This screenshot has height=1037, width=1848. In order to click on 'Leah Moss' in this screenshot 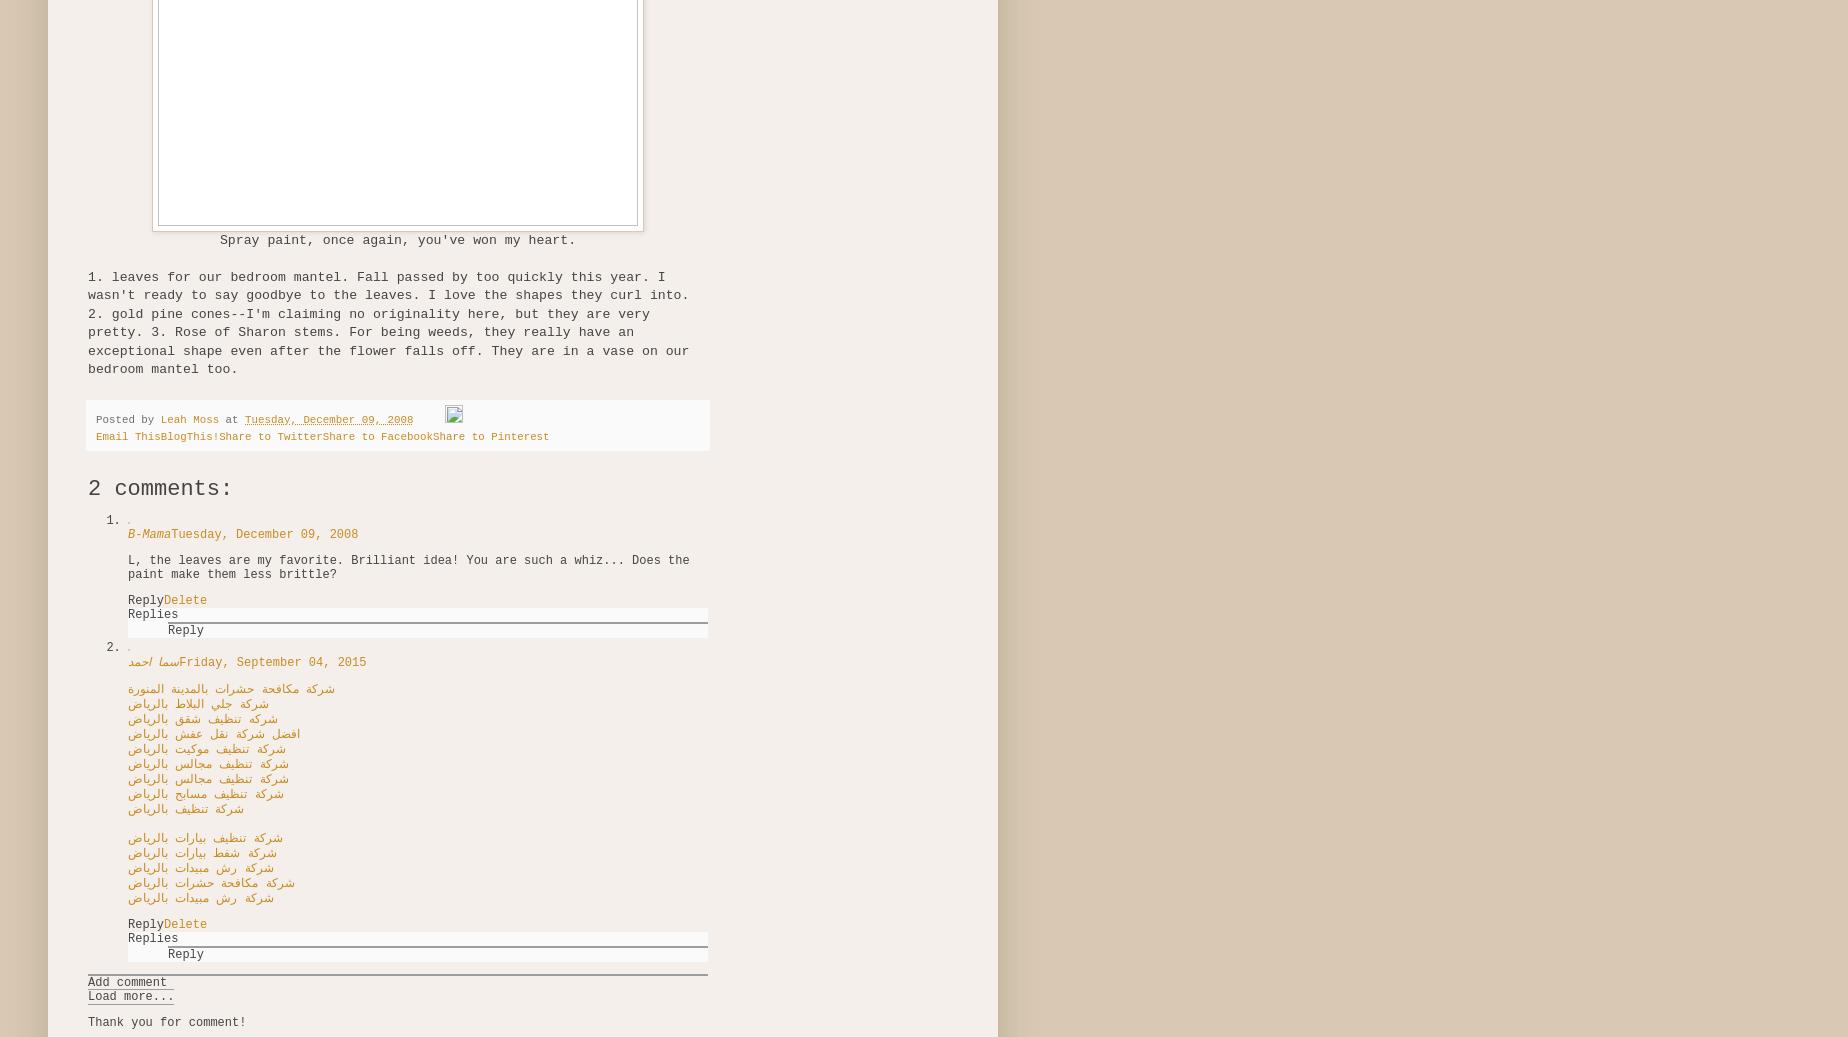, I will do `click(189, 418)`.